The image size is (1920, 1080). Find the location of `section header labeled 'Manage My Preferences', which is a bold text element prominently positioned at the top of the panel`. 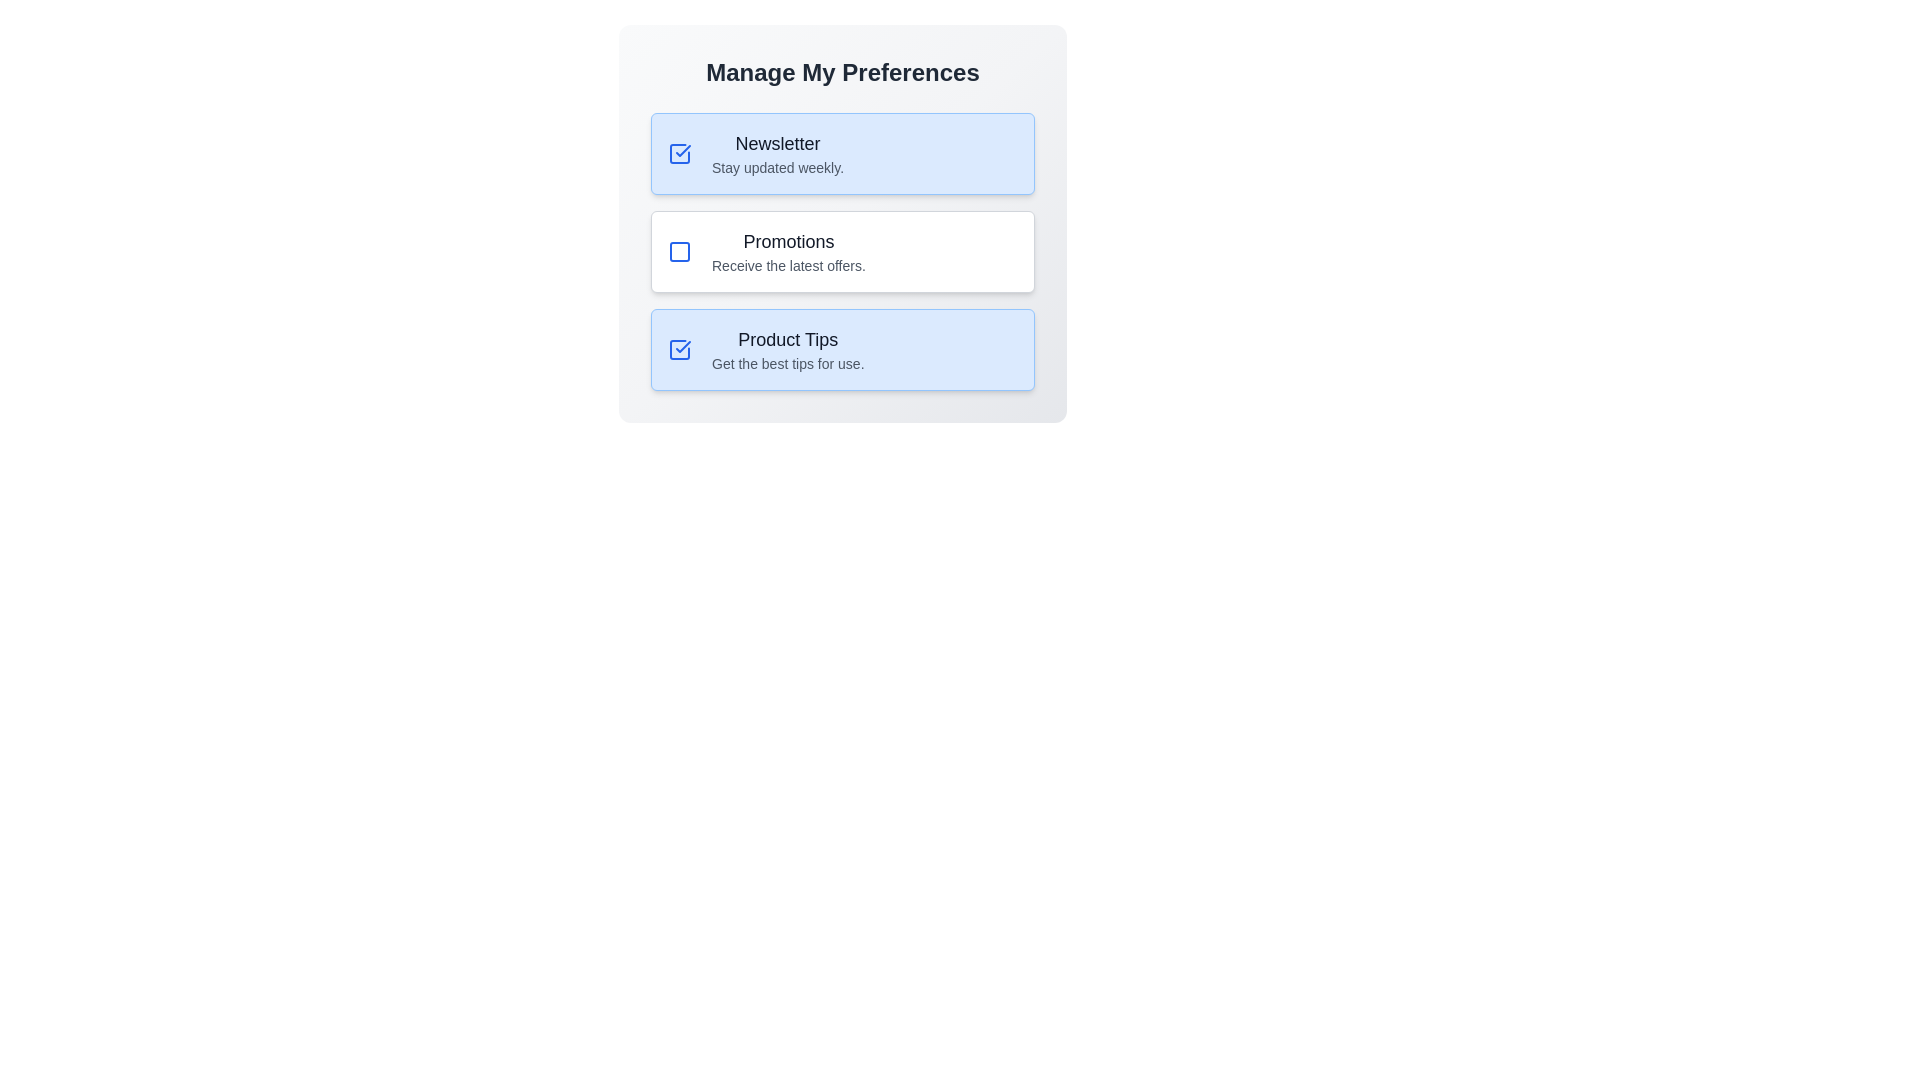

section header labeled 'Manage My Preferences', which is a bold text element prominently positioned at the top of the panel is located at coordinates (843, 72).